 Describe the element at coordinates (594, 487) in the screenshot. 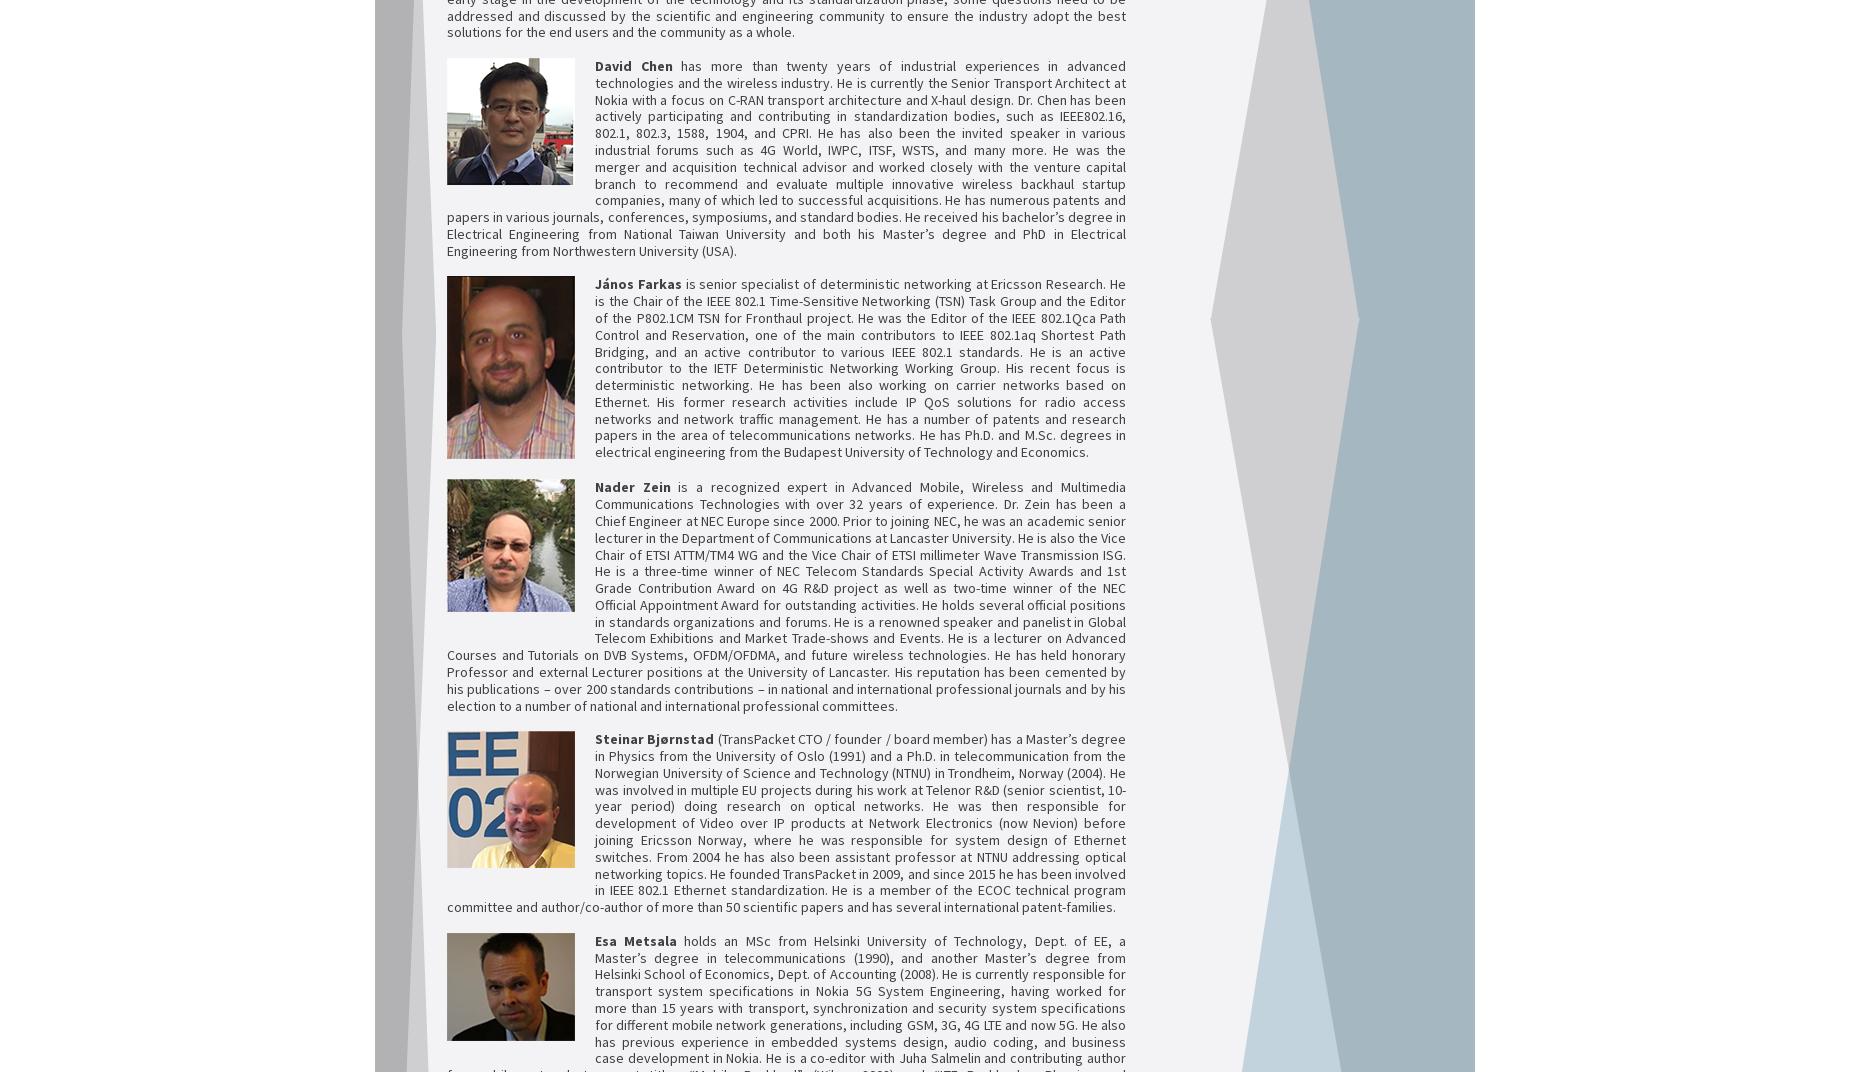

I see `'Nader Zein'` at that location.